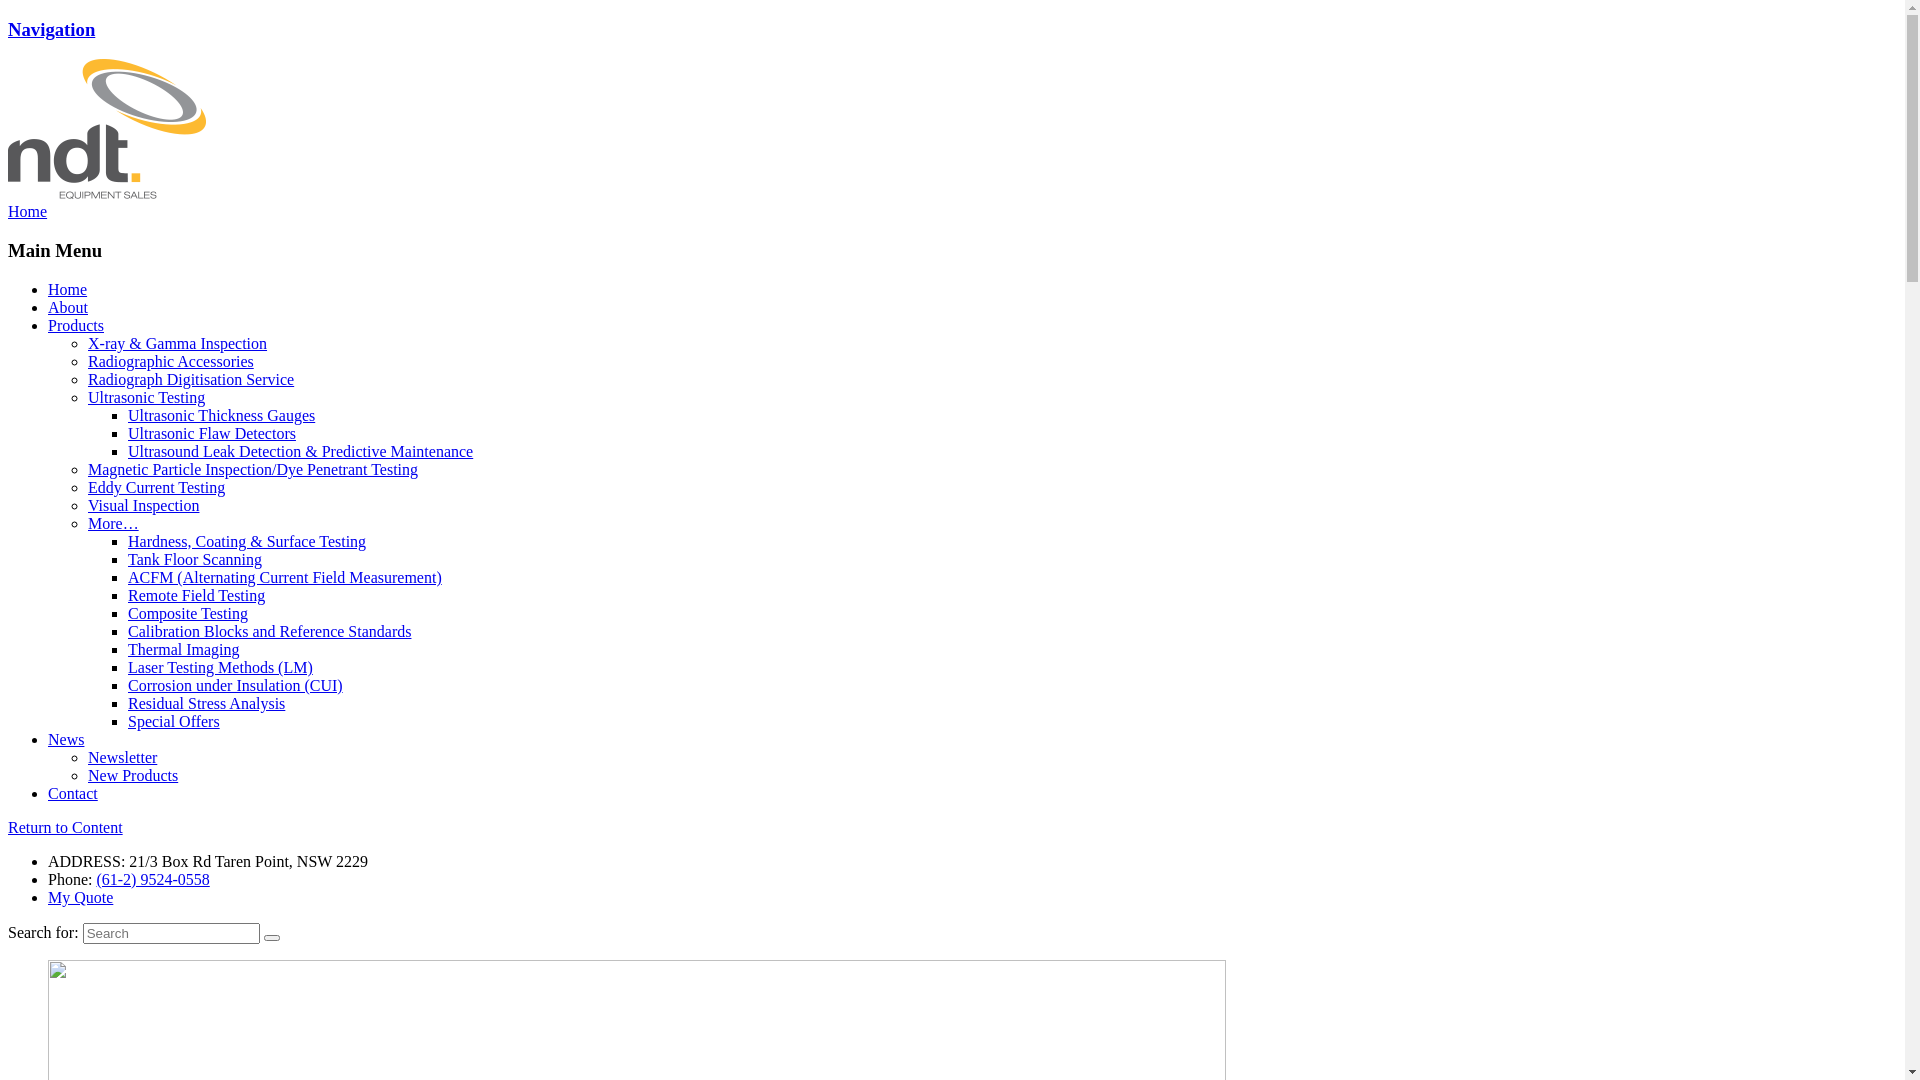  Describe the element at coordinates (121, 757) in the screenshot. I see `'Newsletter'` at that location.